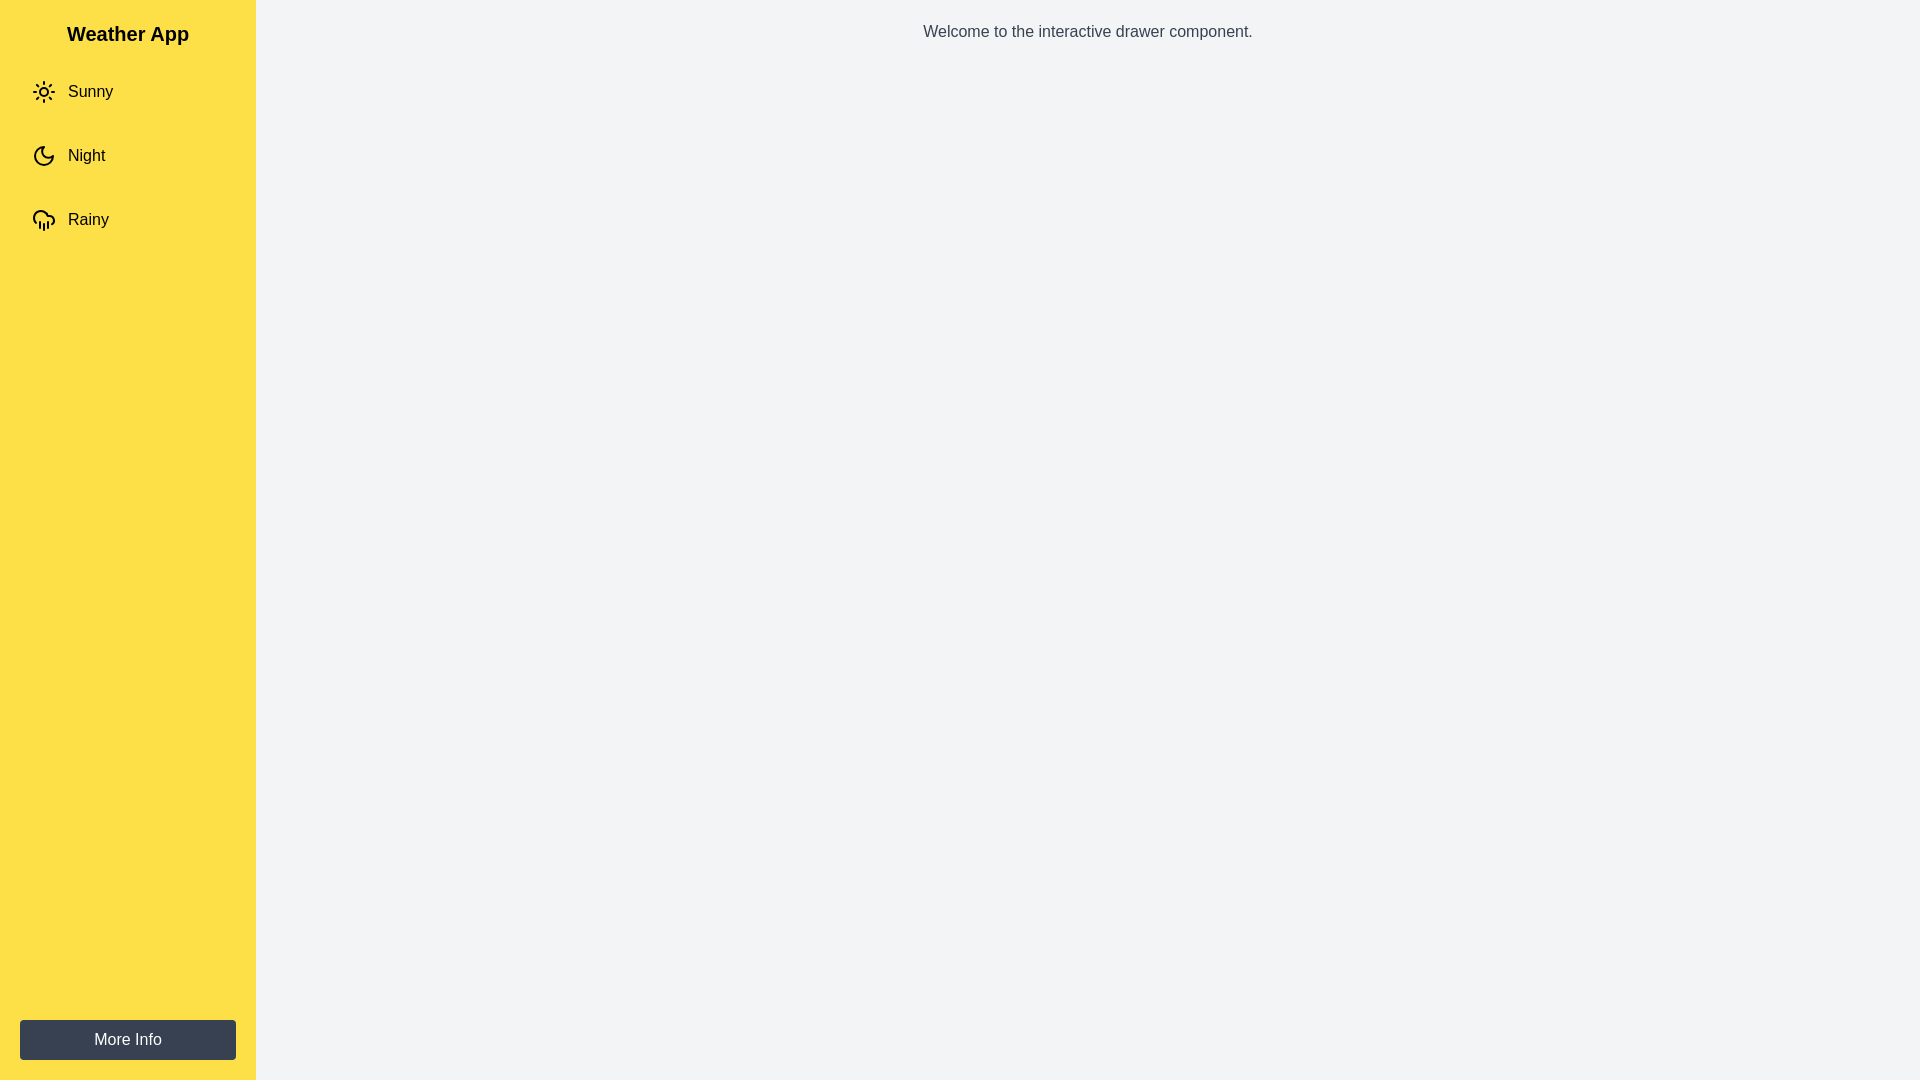 The width and height of the screenshot is (1920, 1080). Describe the element at coordinates (127, 219) in the screenshot. I see `the third item in the weather menu indicating rainy weather, located in the yellow background sidebar` at that location.